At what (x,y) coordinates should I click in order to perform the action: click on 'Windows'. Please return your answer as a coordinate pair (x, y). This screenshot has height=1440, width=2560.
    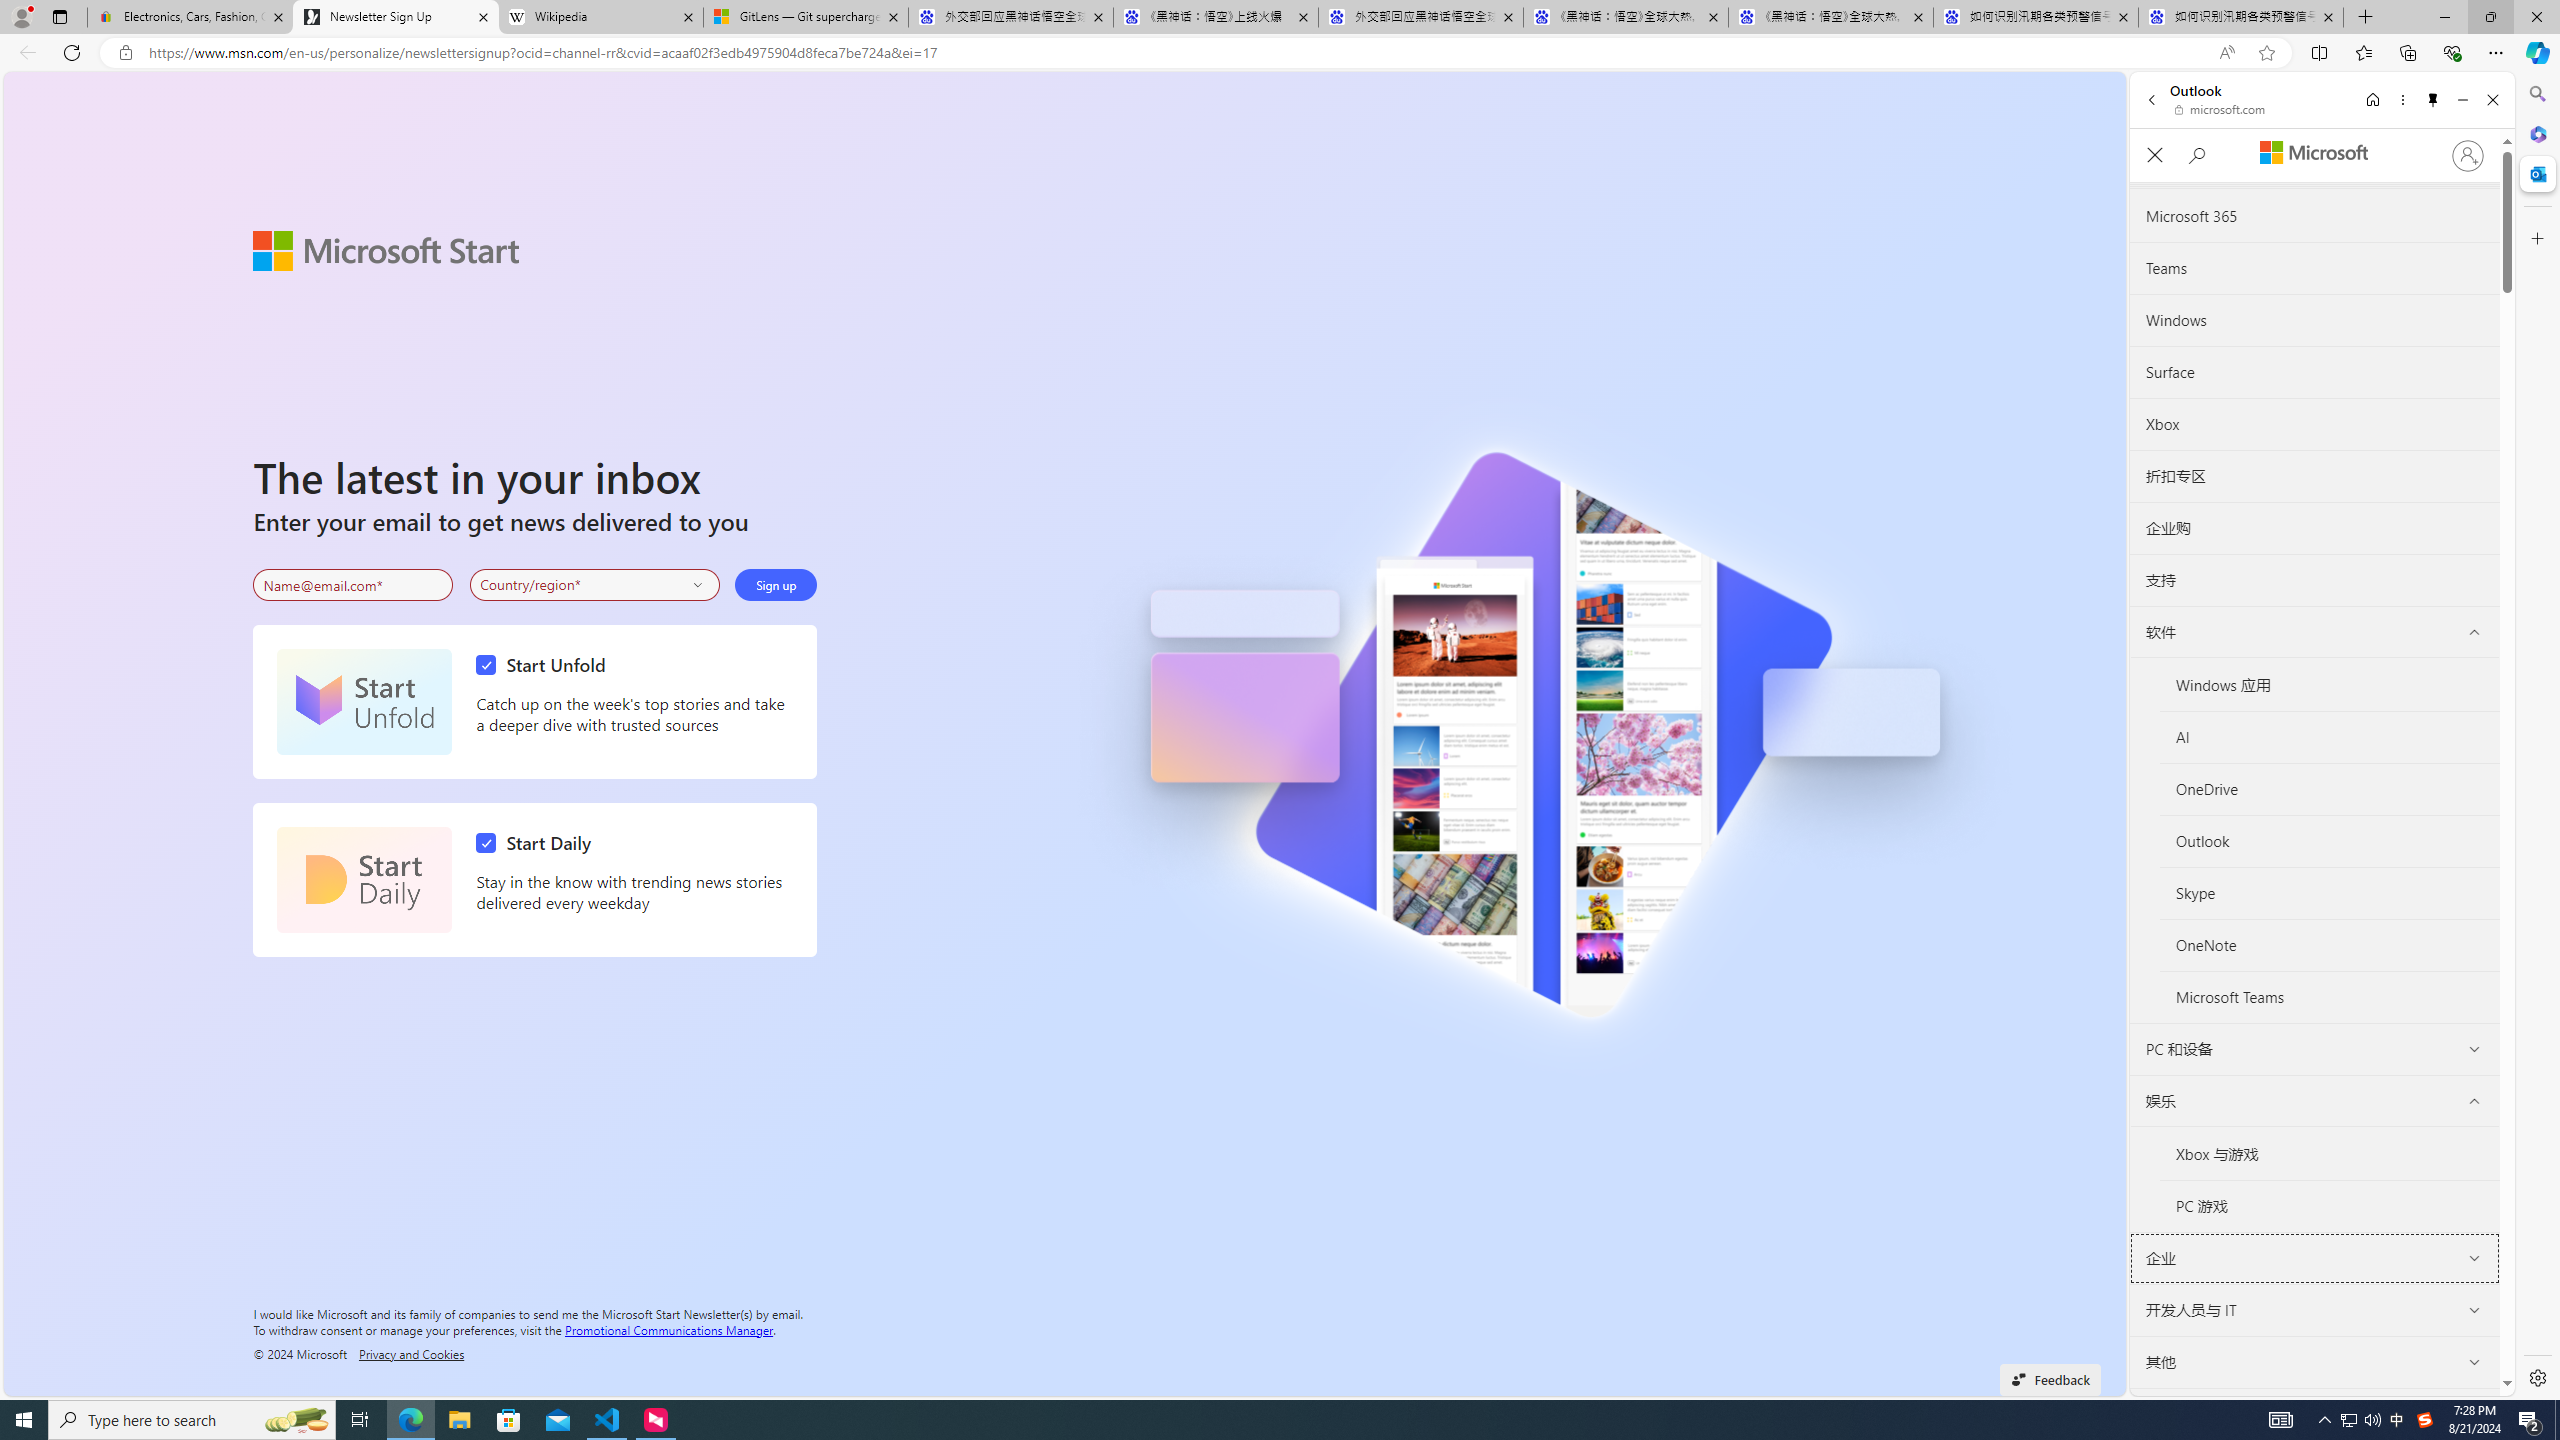
    Looking at the image, I should click on (2315, 321).